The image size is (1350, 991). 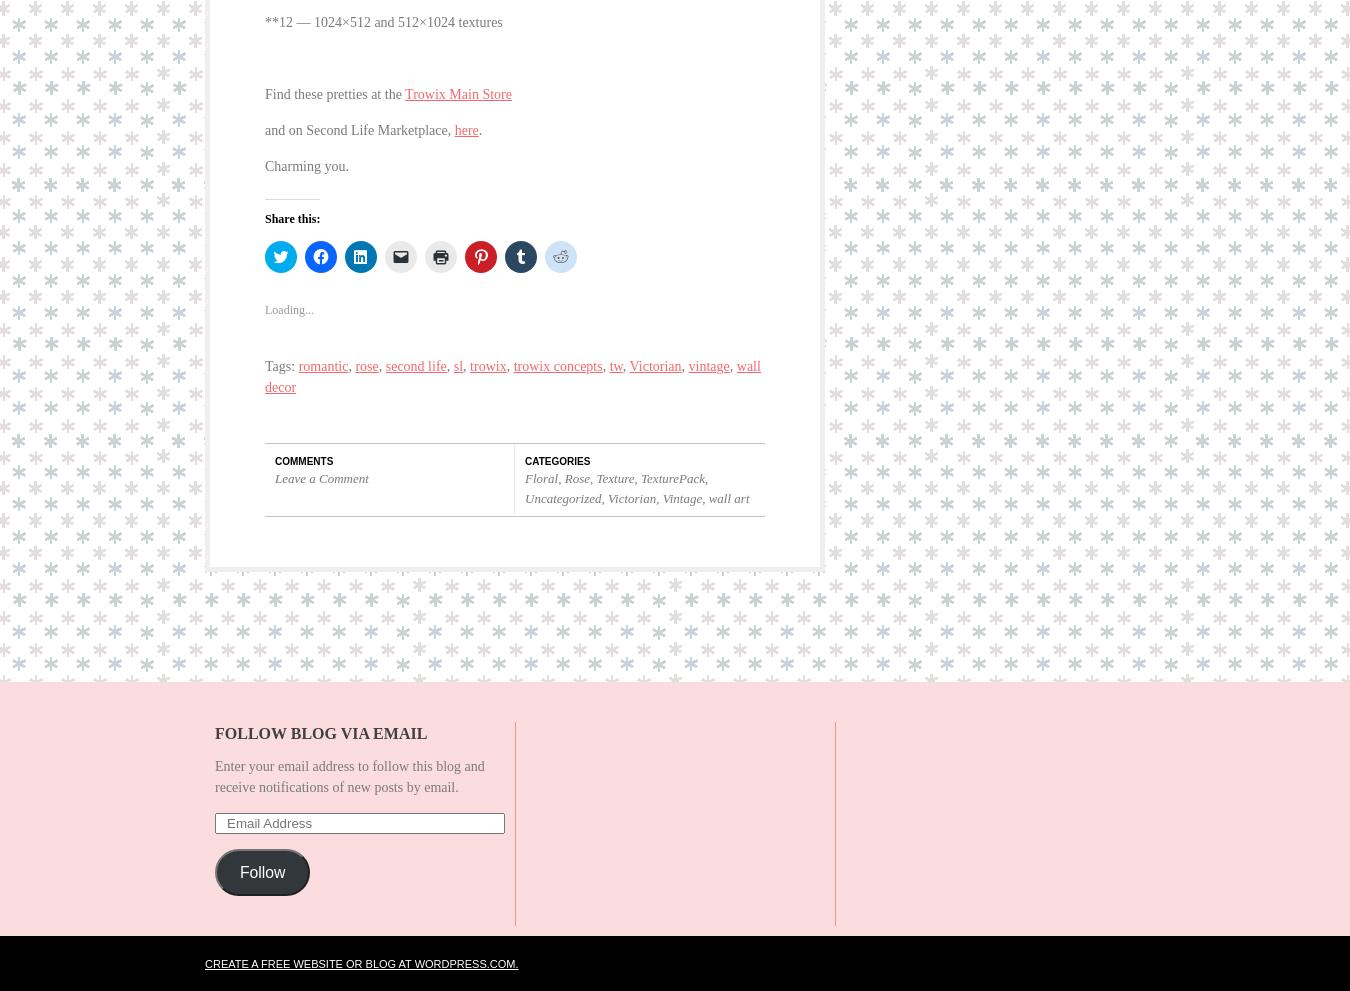 What do you see at coordinates (291, 203) in the screenshot?
I see `'Share this:'` at bounding box center [291, 203].